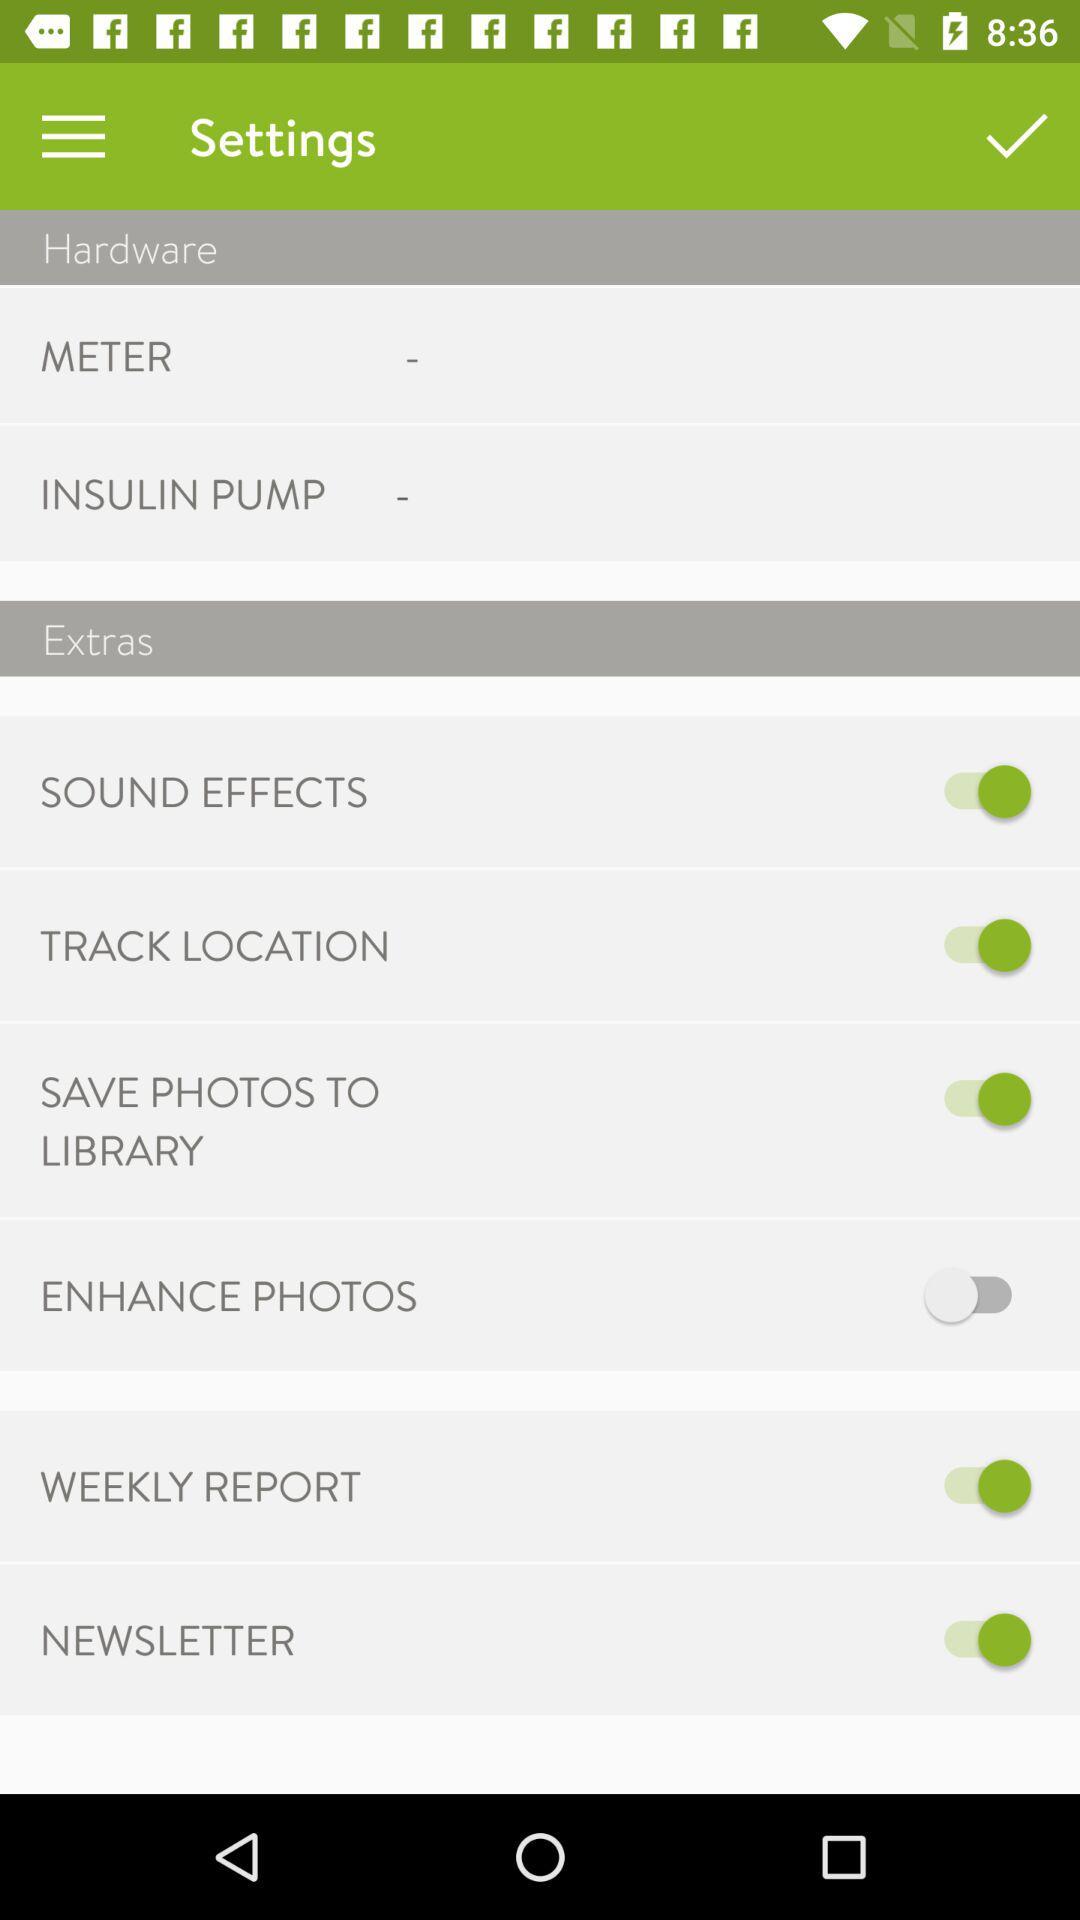  What do you see at coordinates (747, 944) in the screenshot?
I see `item next to track location` at bounding box center [747, 944].